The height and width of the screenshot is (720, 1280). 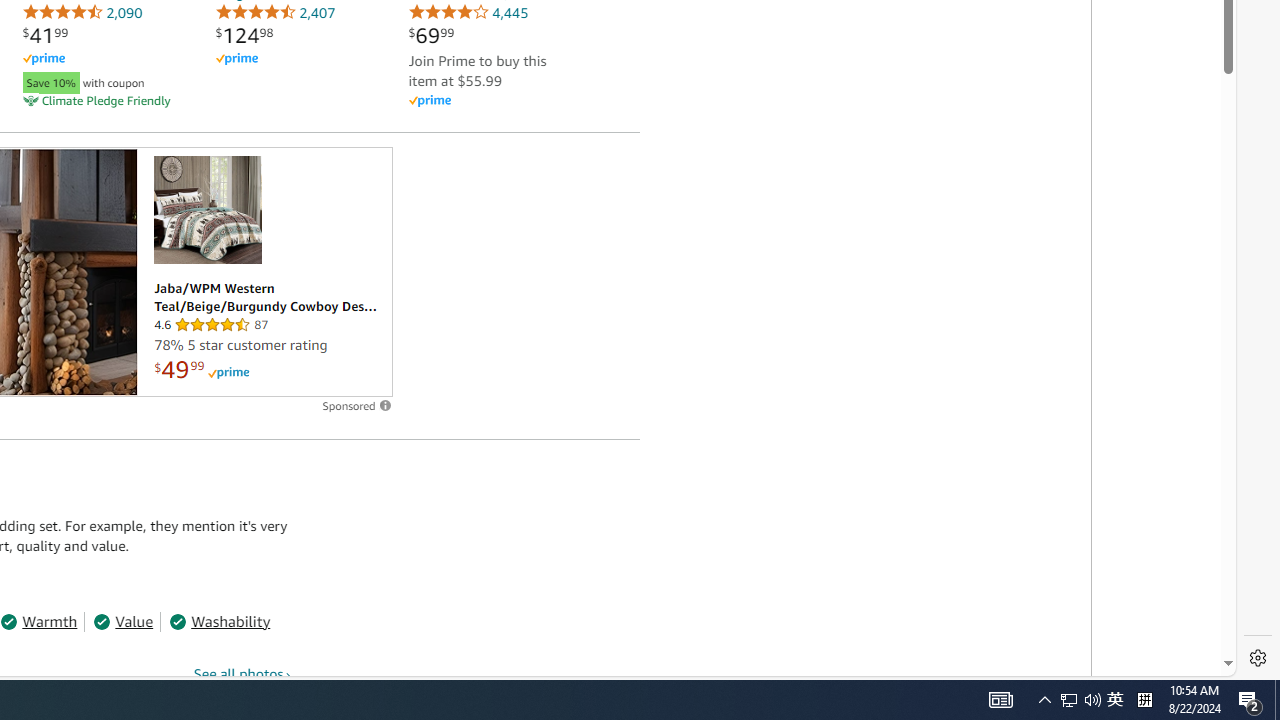 I want to click on '$124.98', so click(x=243, y=35).